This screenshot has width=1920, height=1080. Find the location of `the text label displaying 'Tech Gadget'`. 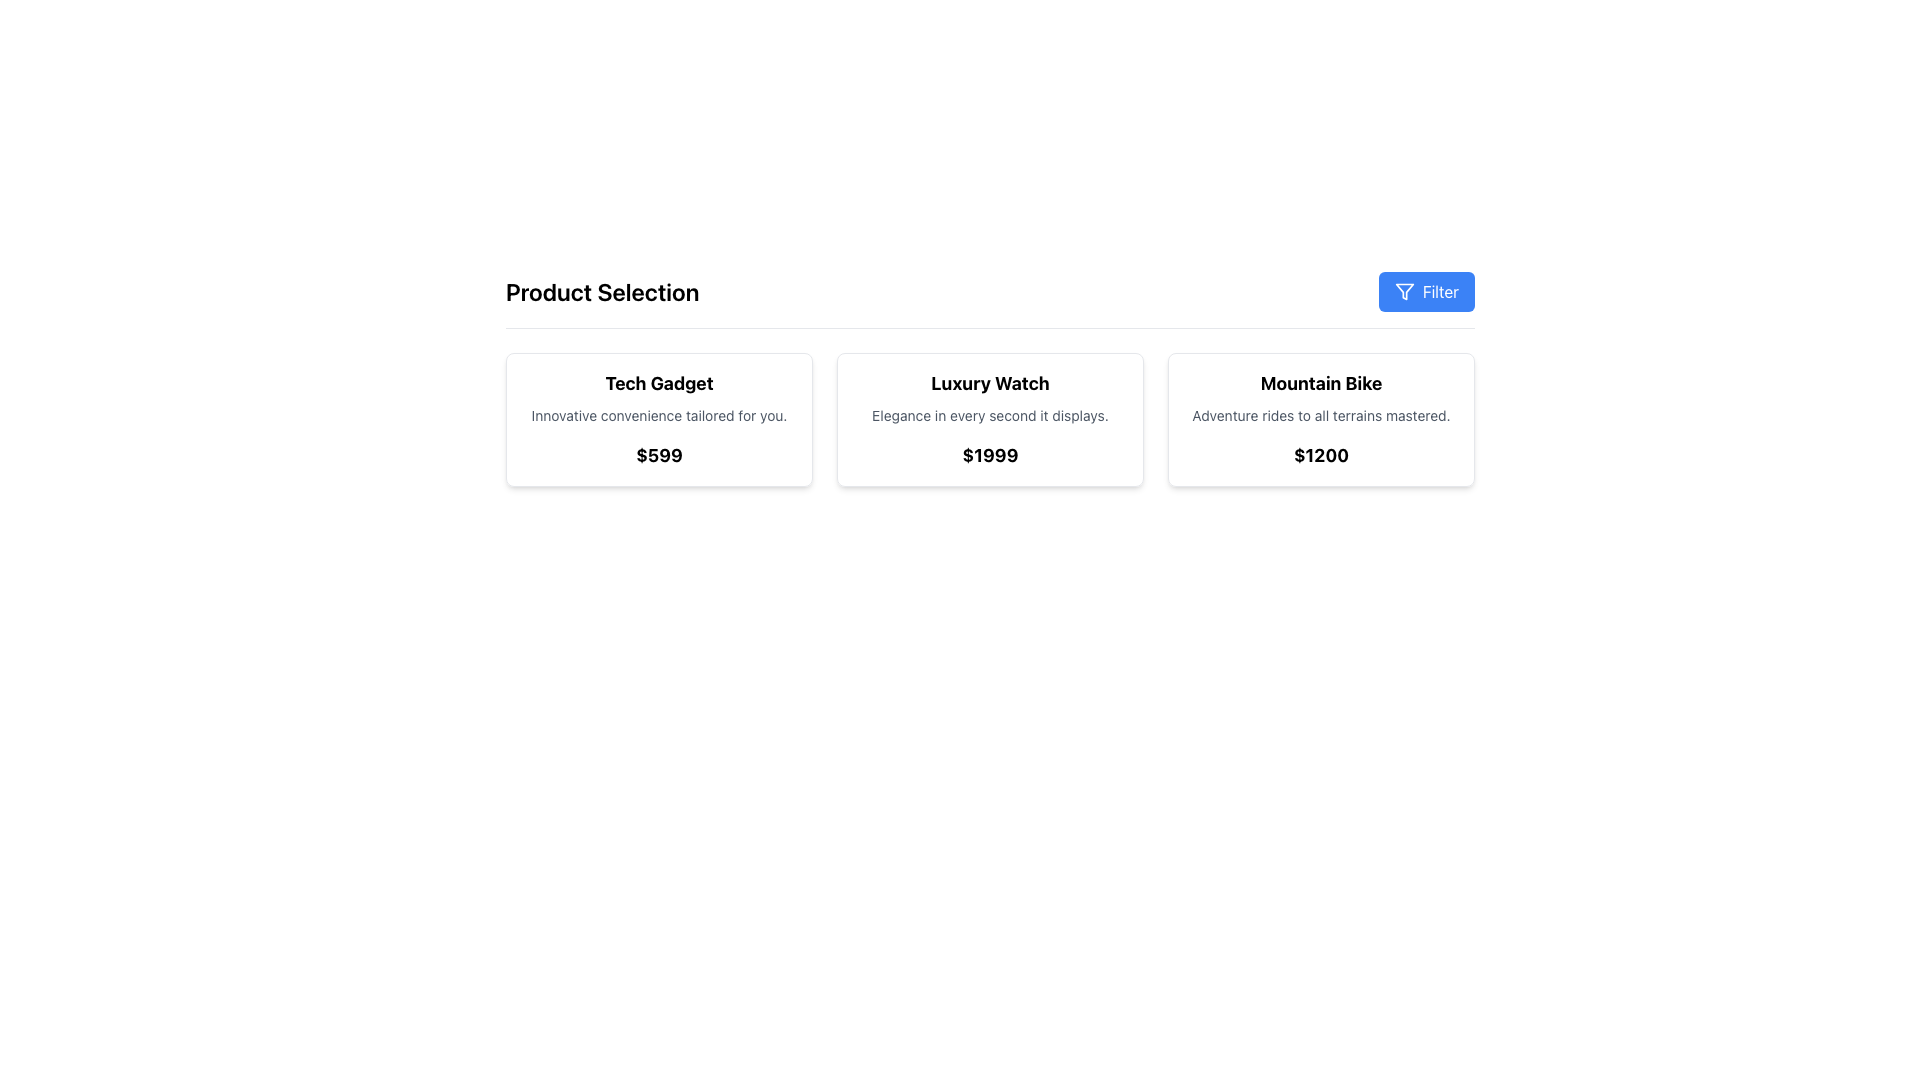

the text label displaying 'Tech Gadget' is located at coordinates (659, 384).